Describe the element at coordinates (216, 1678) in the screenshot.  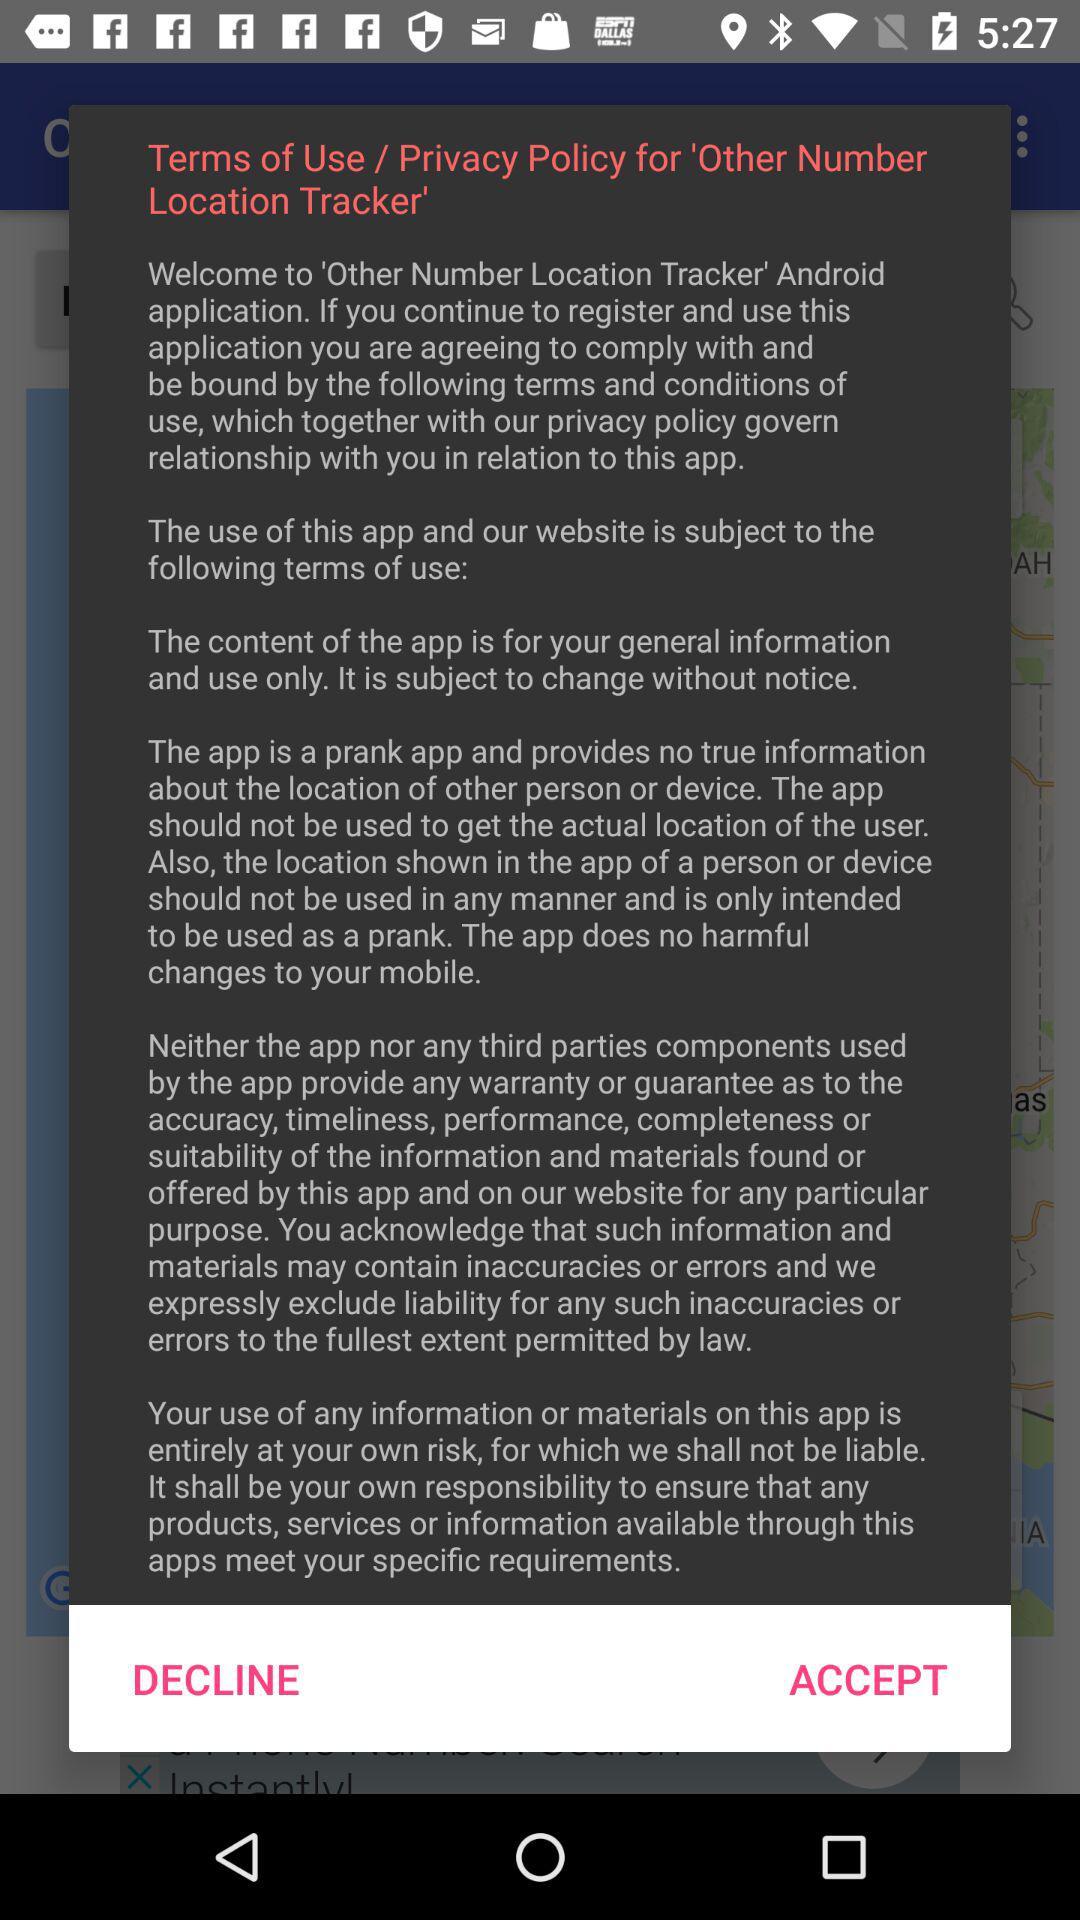
I see `decline at the bottom left corner` at that location.